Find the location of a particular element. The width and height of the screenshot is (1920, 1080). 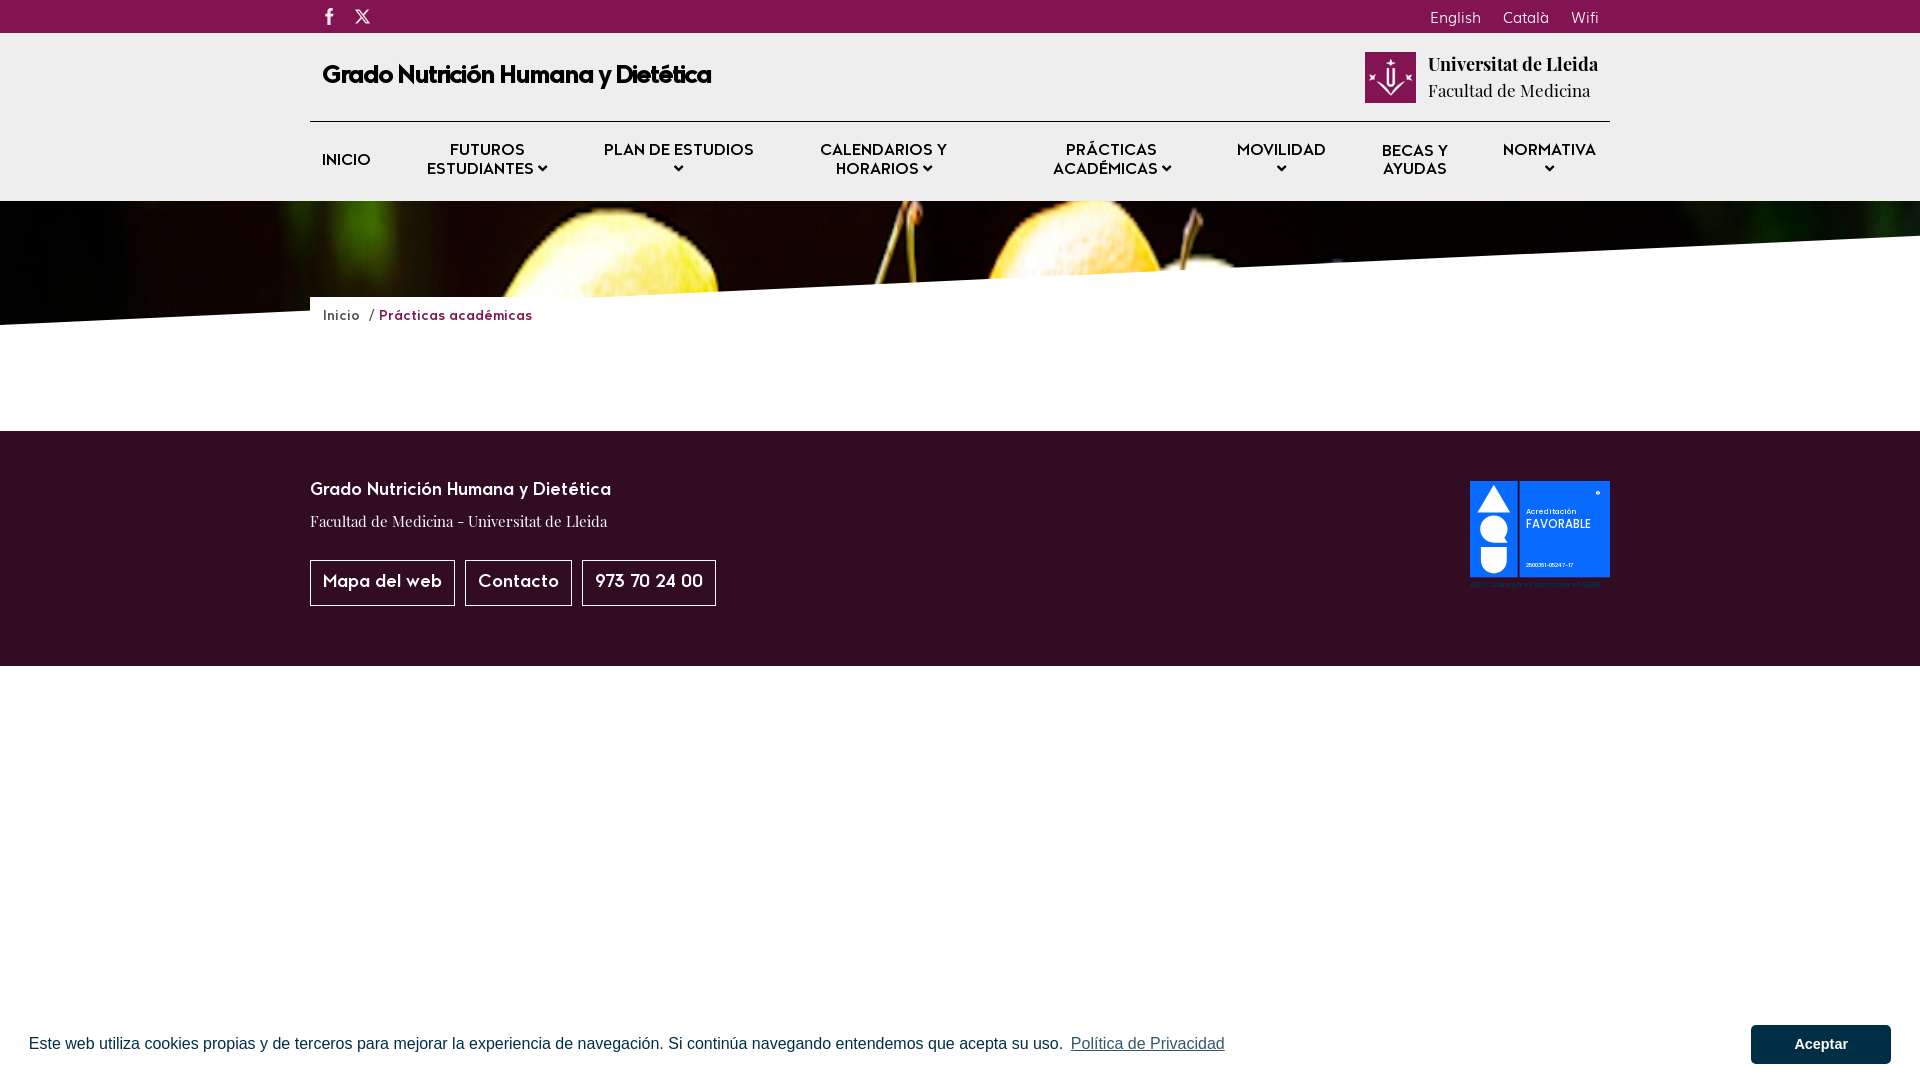

'Aceptar' is located at coordinates (1820, 1043).